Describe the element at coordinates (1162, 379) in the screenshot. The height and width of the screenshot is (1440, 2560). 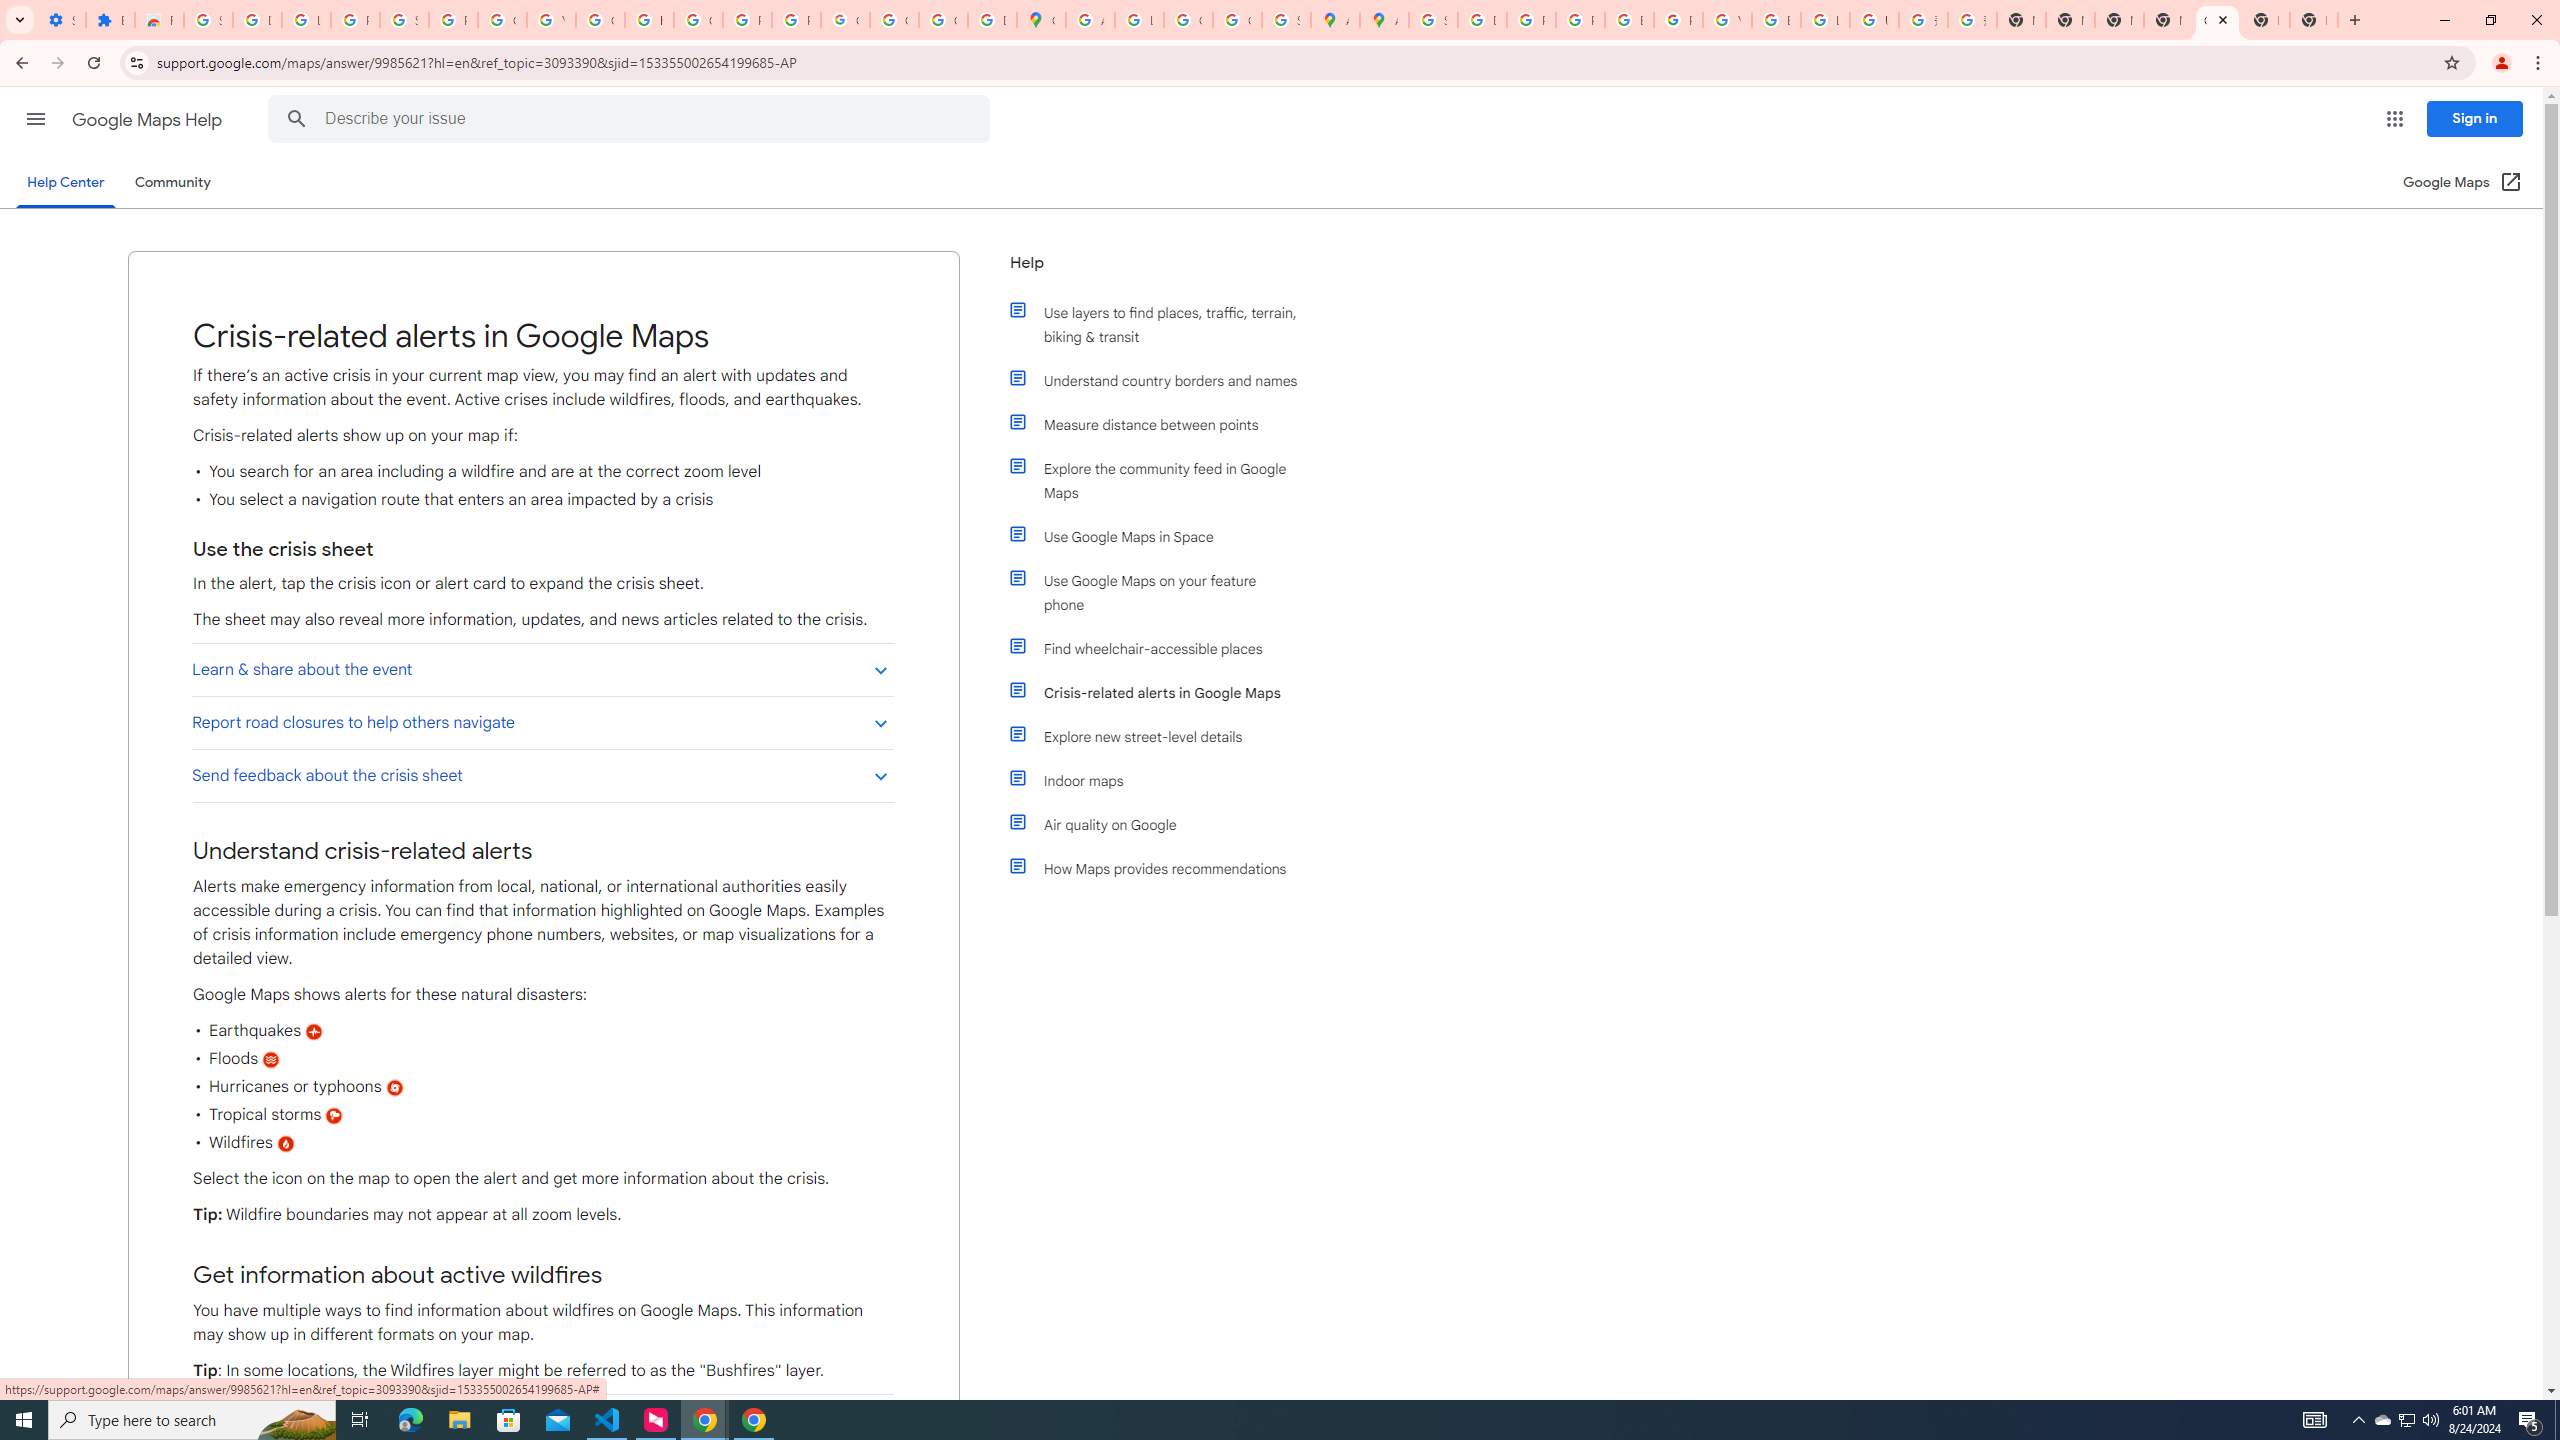
I see `'Understand country borders and names'` at that location.